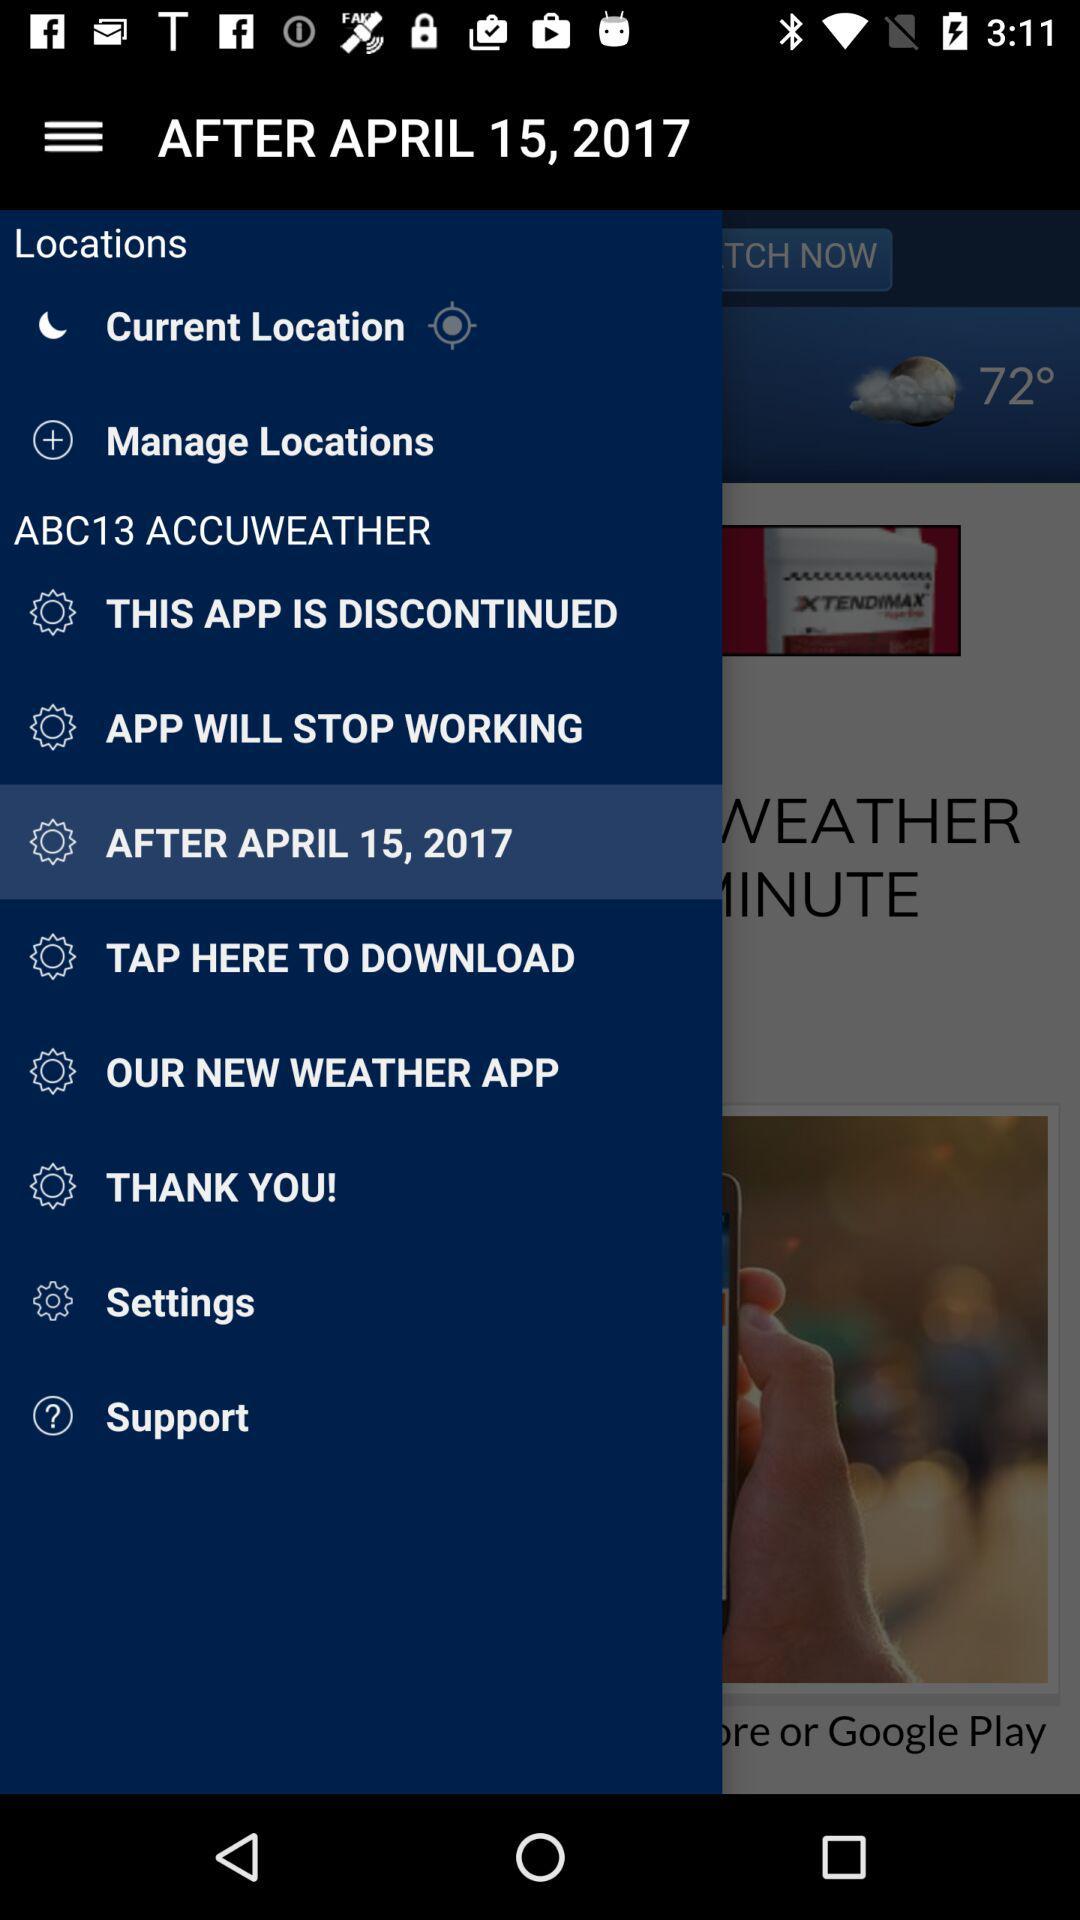 The image size is (1080, 1920). Describe the element at coordinates (72, 135) in the screenshot. I see `the option` at that location.